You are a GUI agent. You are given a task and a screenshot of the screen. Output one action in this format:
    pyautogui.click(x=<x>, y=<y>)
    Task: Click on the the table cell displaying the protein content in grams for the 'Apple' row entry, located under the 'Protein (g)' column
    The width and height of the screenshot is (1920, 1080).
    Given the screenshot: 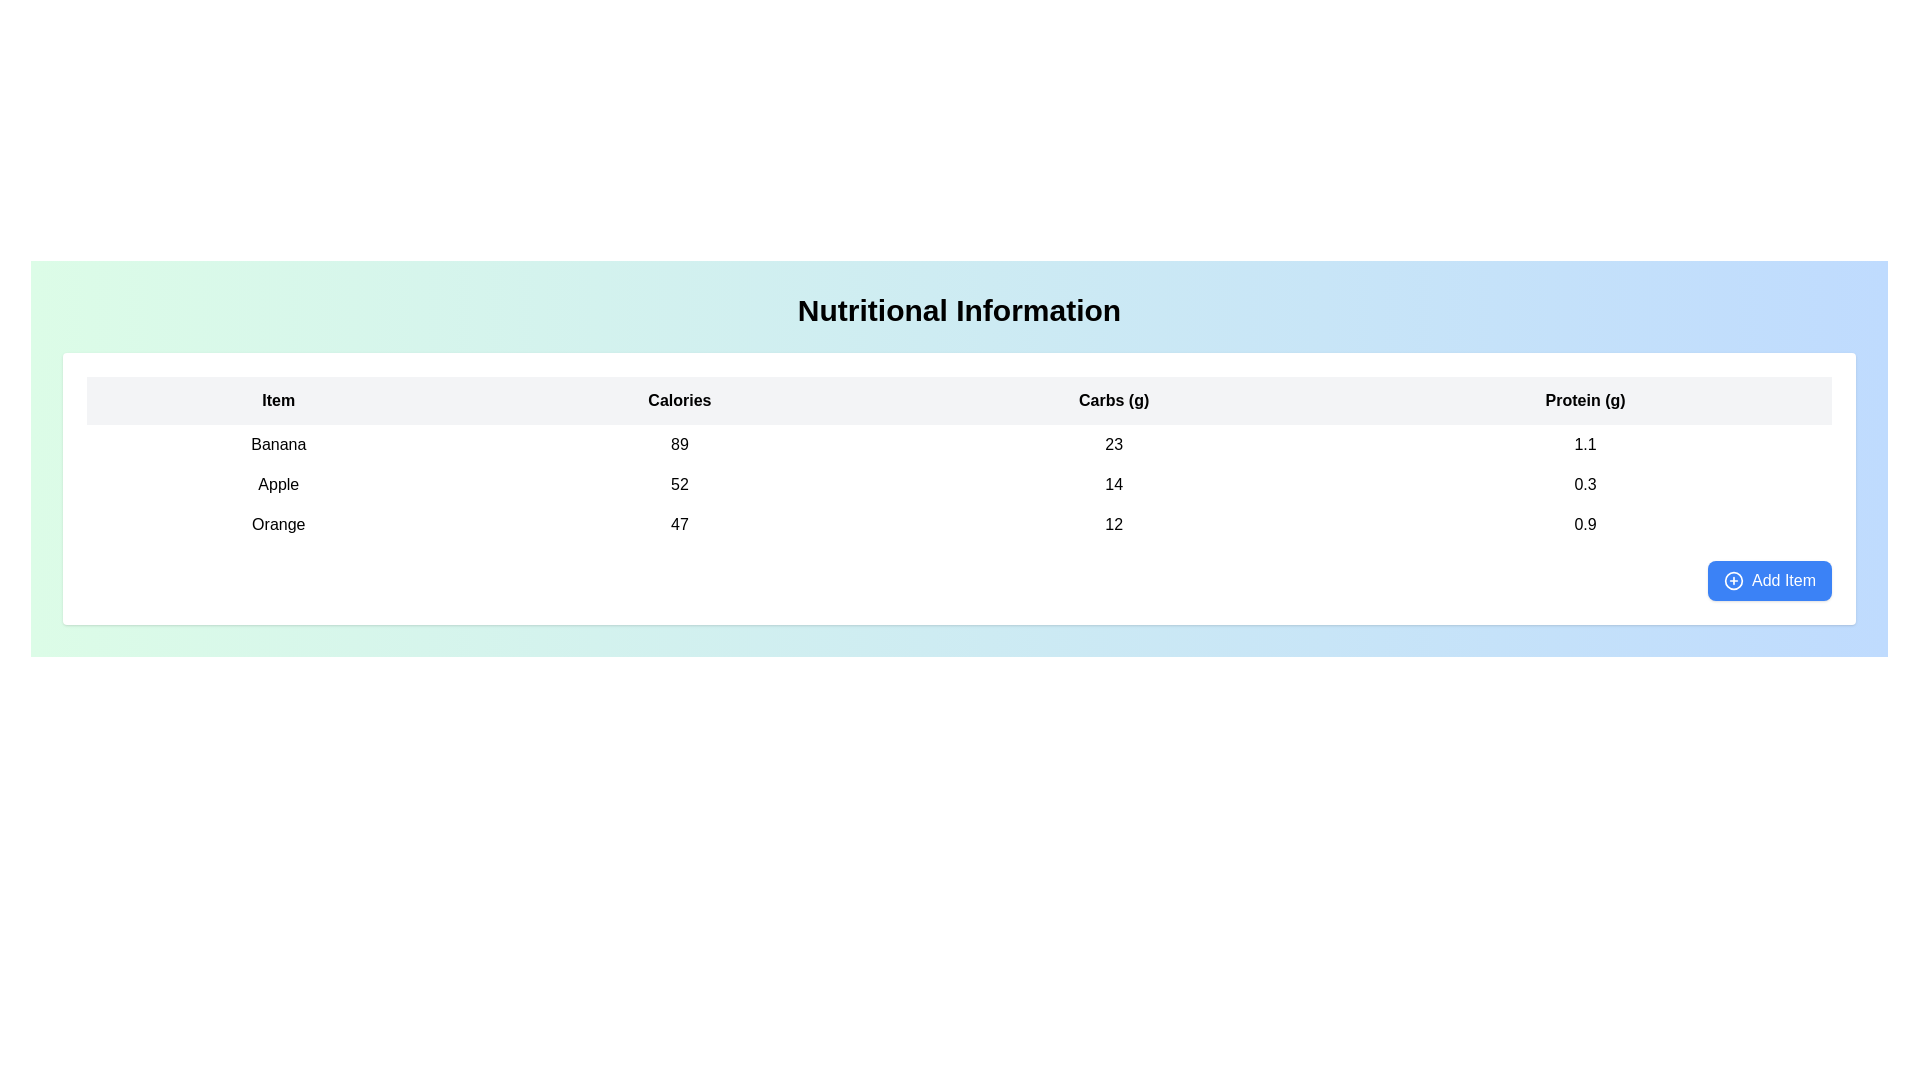 What is the action you would take?
    pyautogui.click(x=1584, y=485)
    